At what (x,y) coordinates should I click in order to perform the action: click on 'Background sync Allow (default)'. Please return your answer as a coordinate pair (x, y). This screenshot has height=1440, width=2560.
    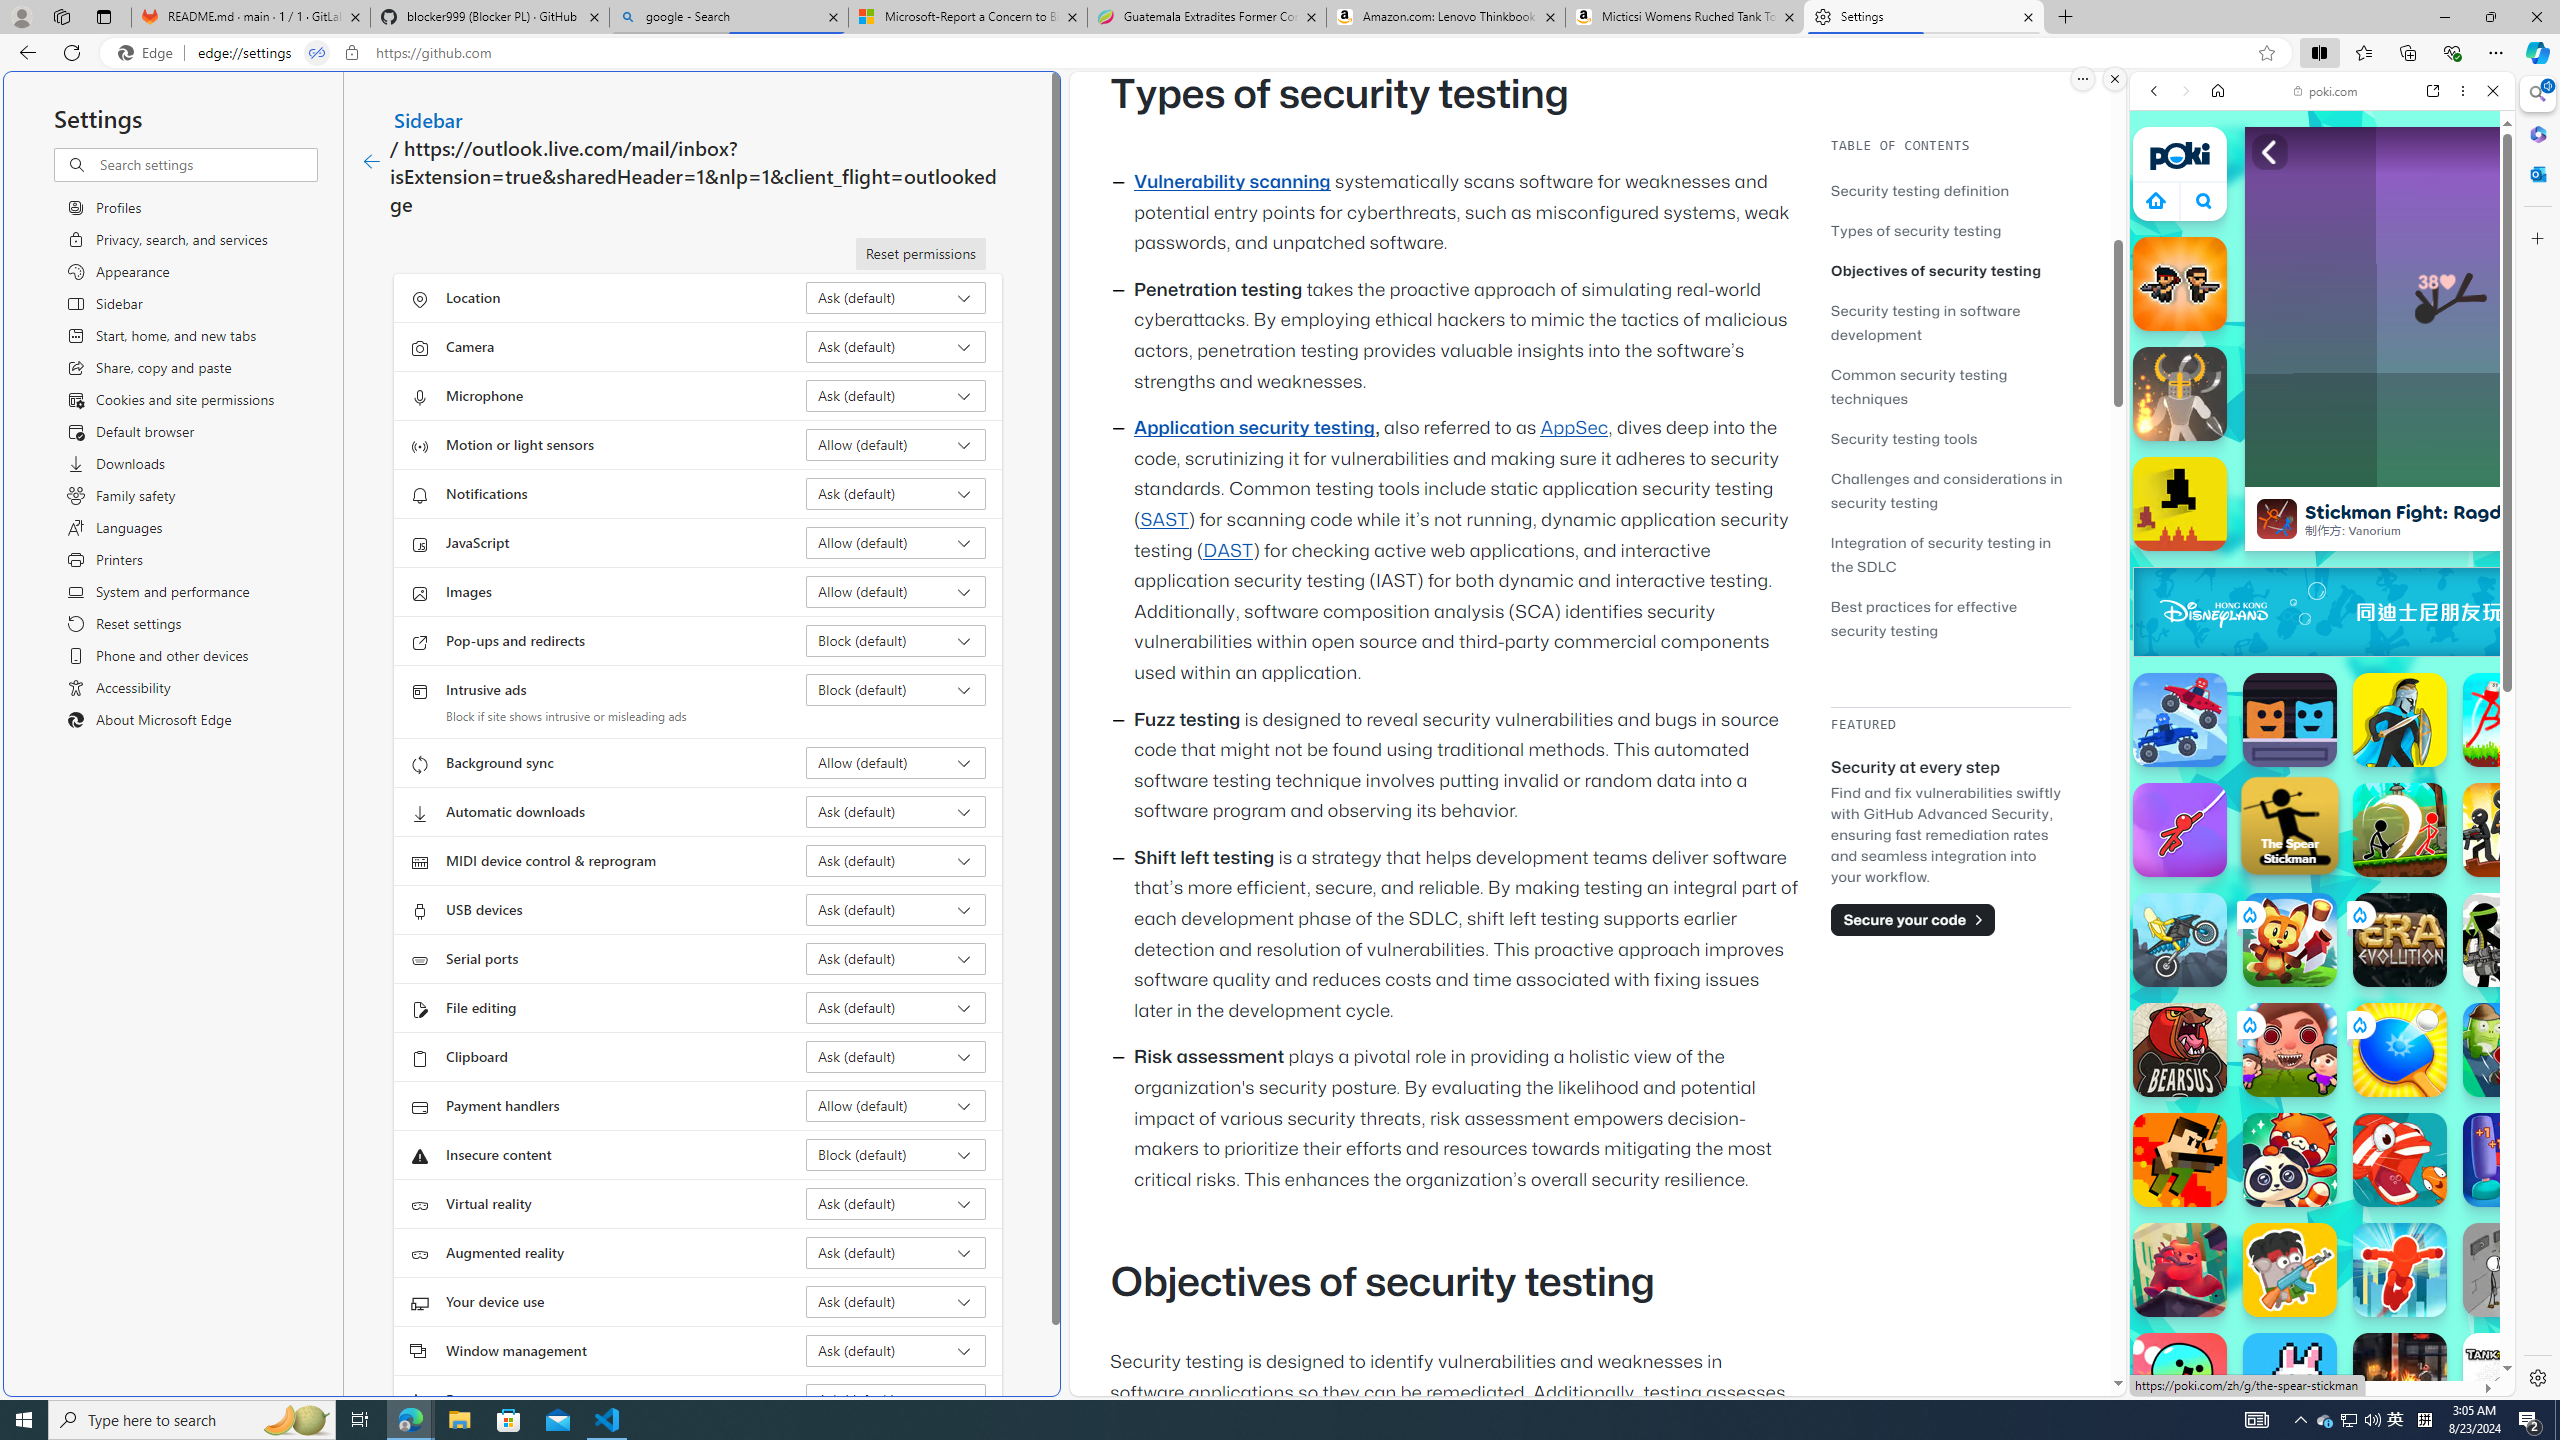
    Looking at the image, I should click on (896, 762).